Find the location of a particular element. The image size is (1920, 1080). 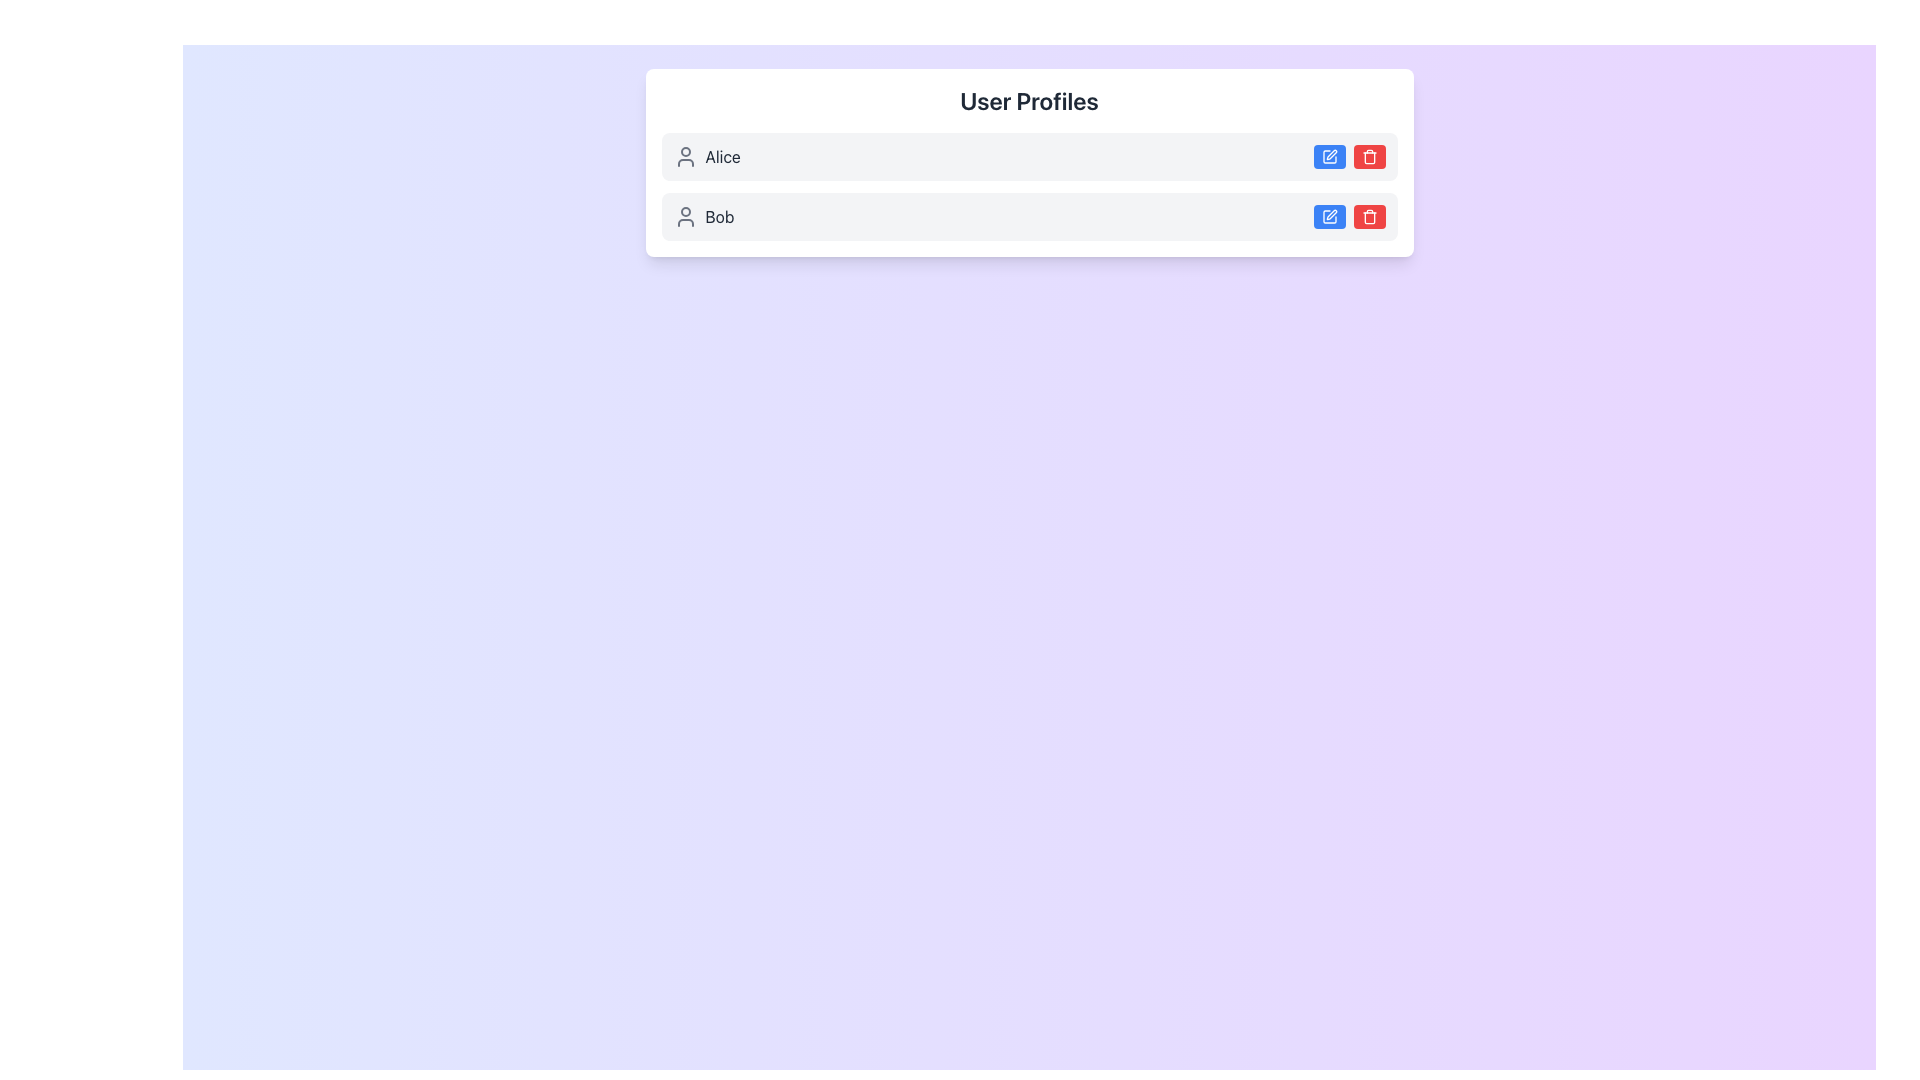

the bright red delete button with a trash bin icon in the User Profiles section for user 'Alice' is located at coordinates (1368, 156).